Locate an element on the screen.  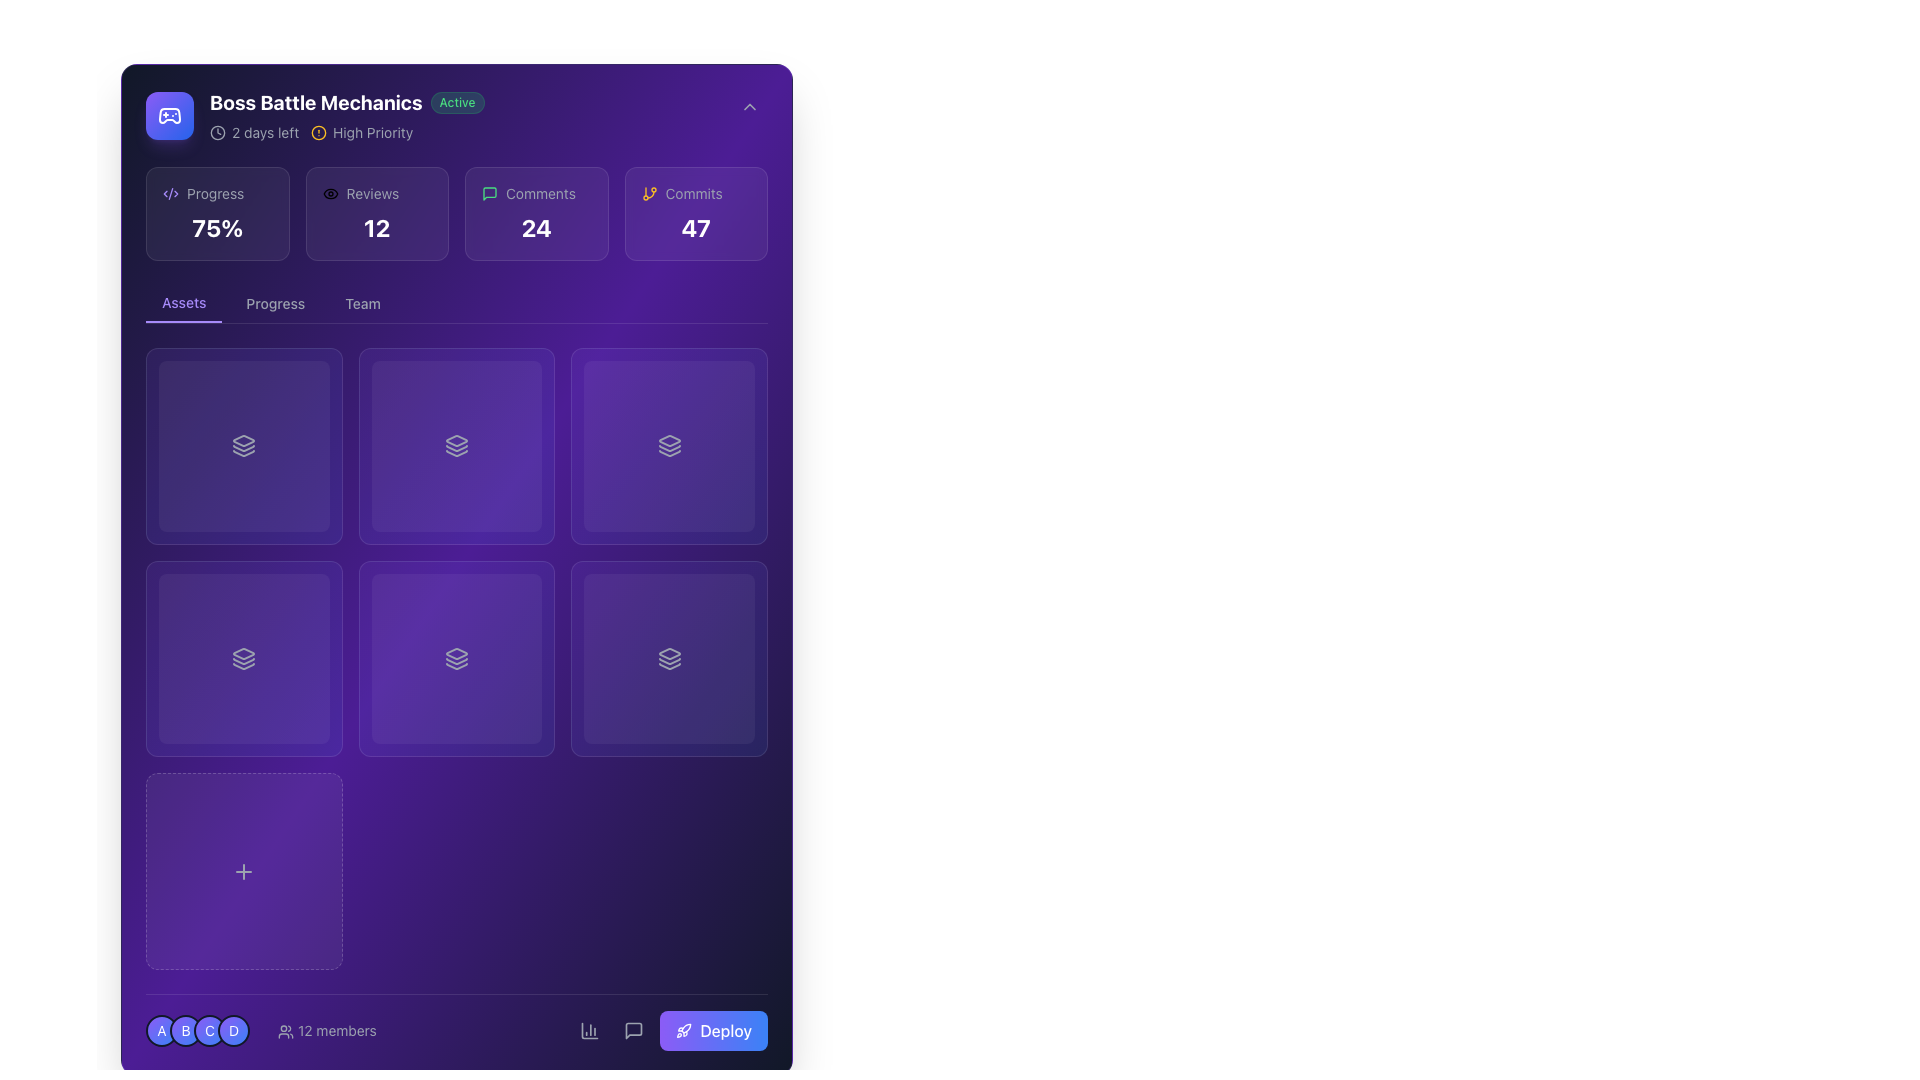
the violet XML code icon located to the left of the 'Progress' text label in the header section is located at coordinates (171, 193).